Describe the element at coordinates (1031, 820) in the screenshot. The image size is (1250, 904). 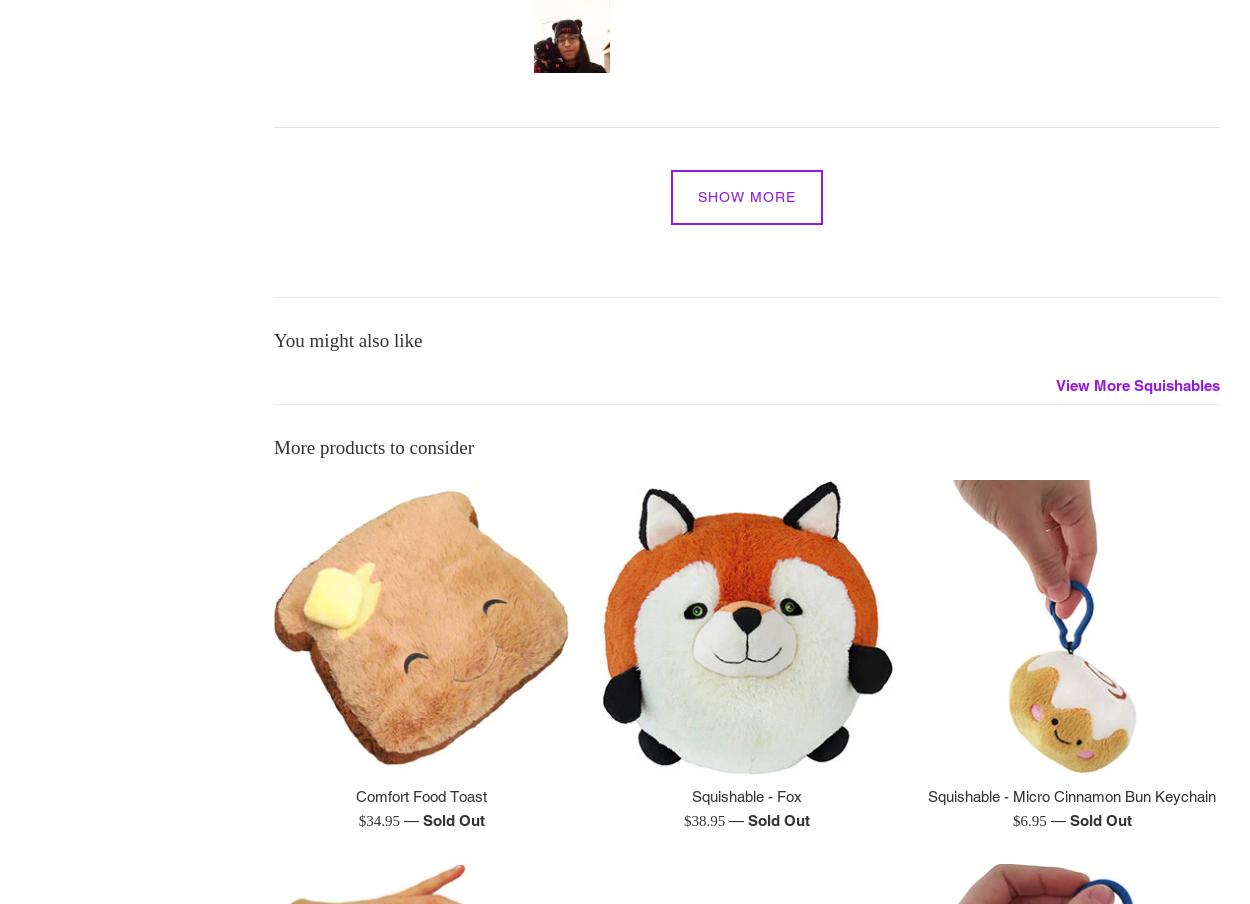
I see `'$6.95'` at that location.